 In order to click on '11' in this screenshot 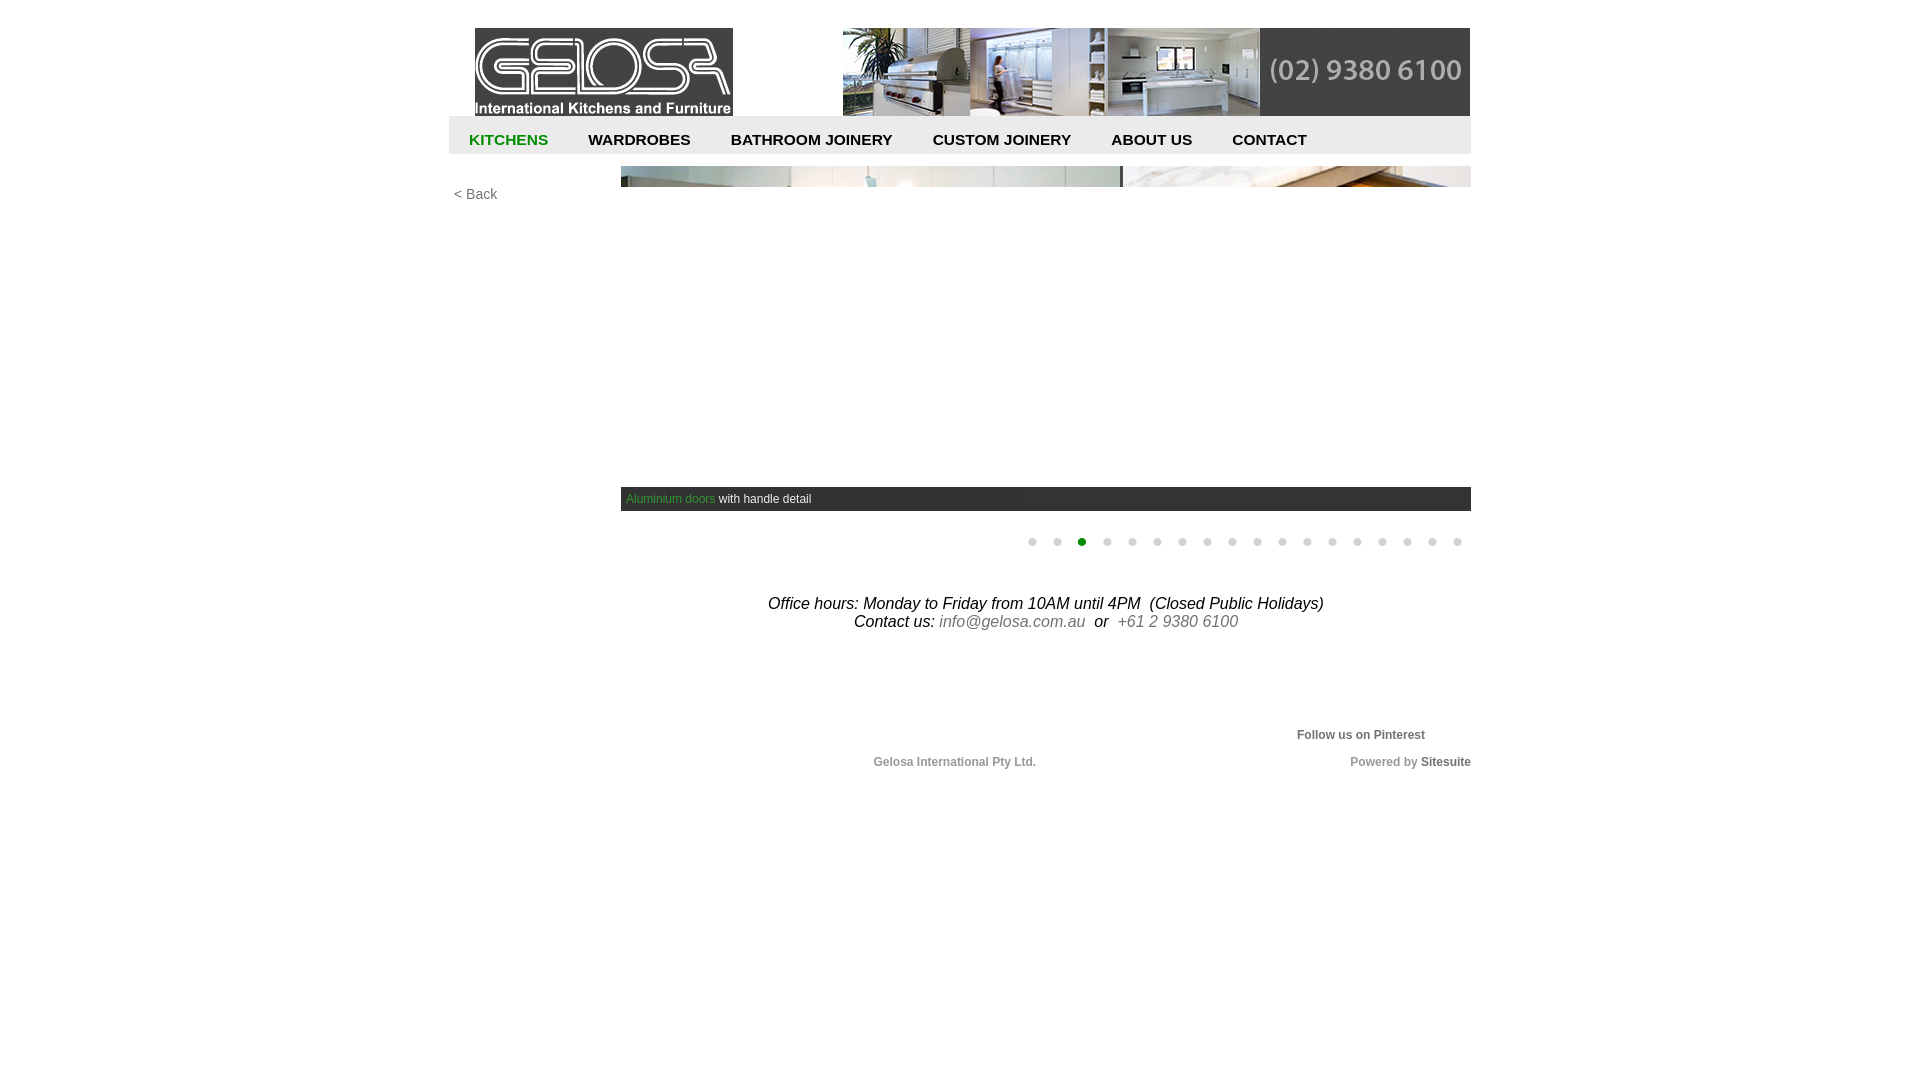, I will do `click(1281, 542)`.